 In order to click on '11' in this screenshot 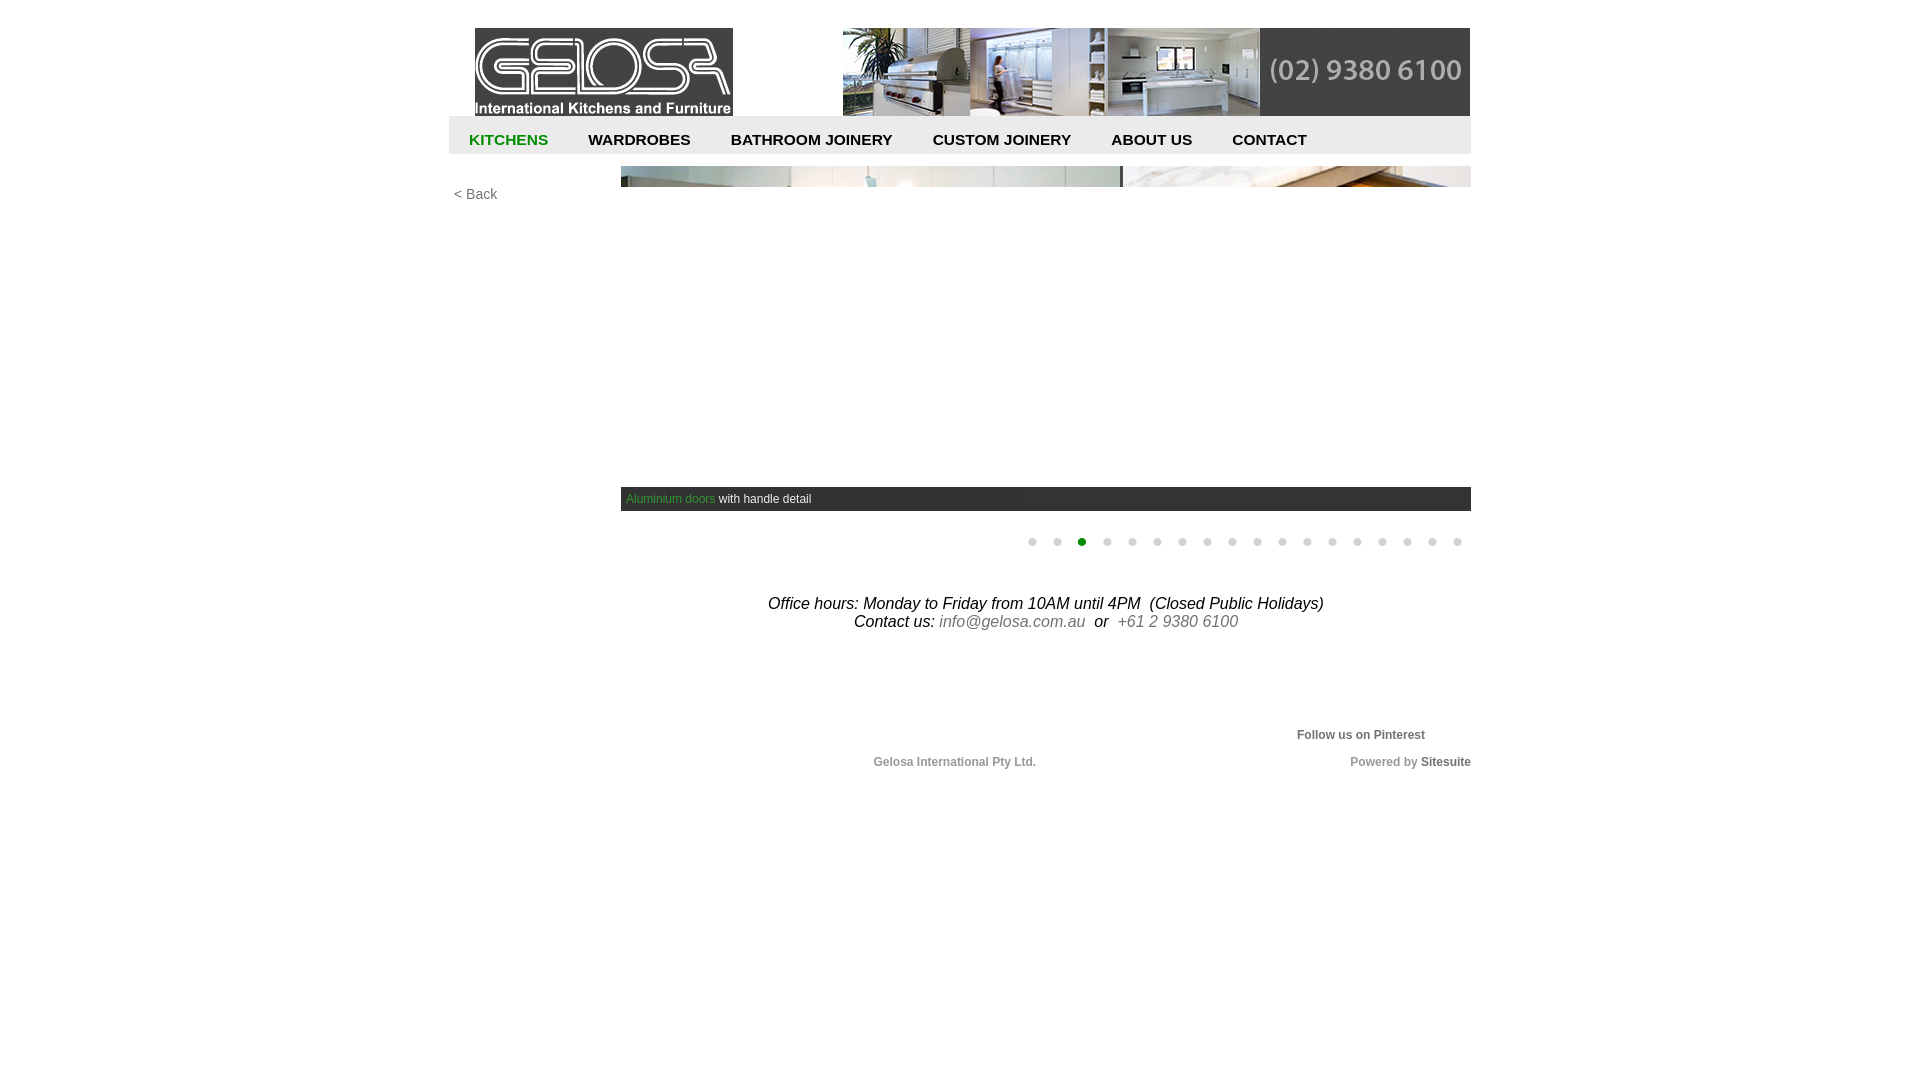, I will do `click(1281, 542)`.